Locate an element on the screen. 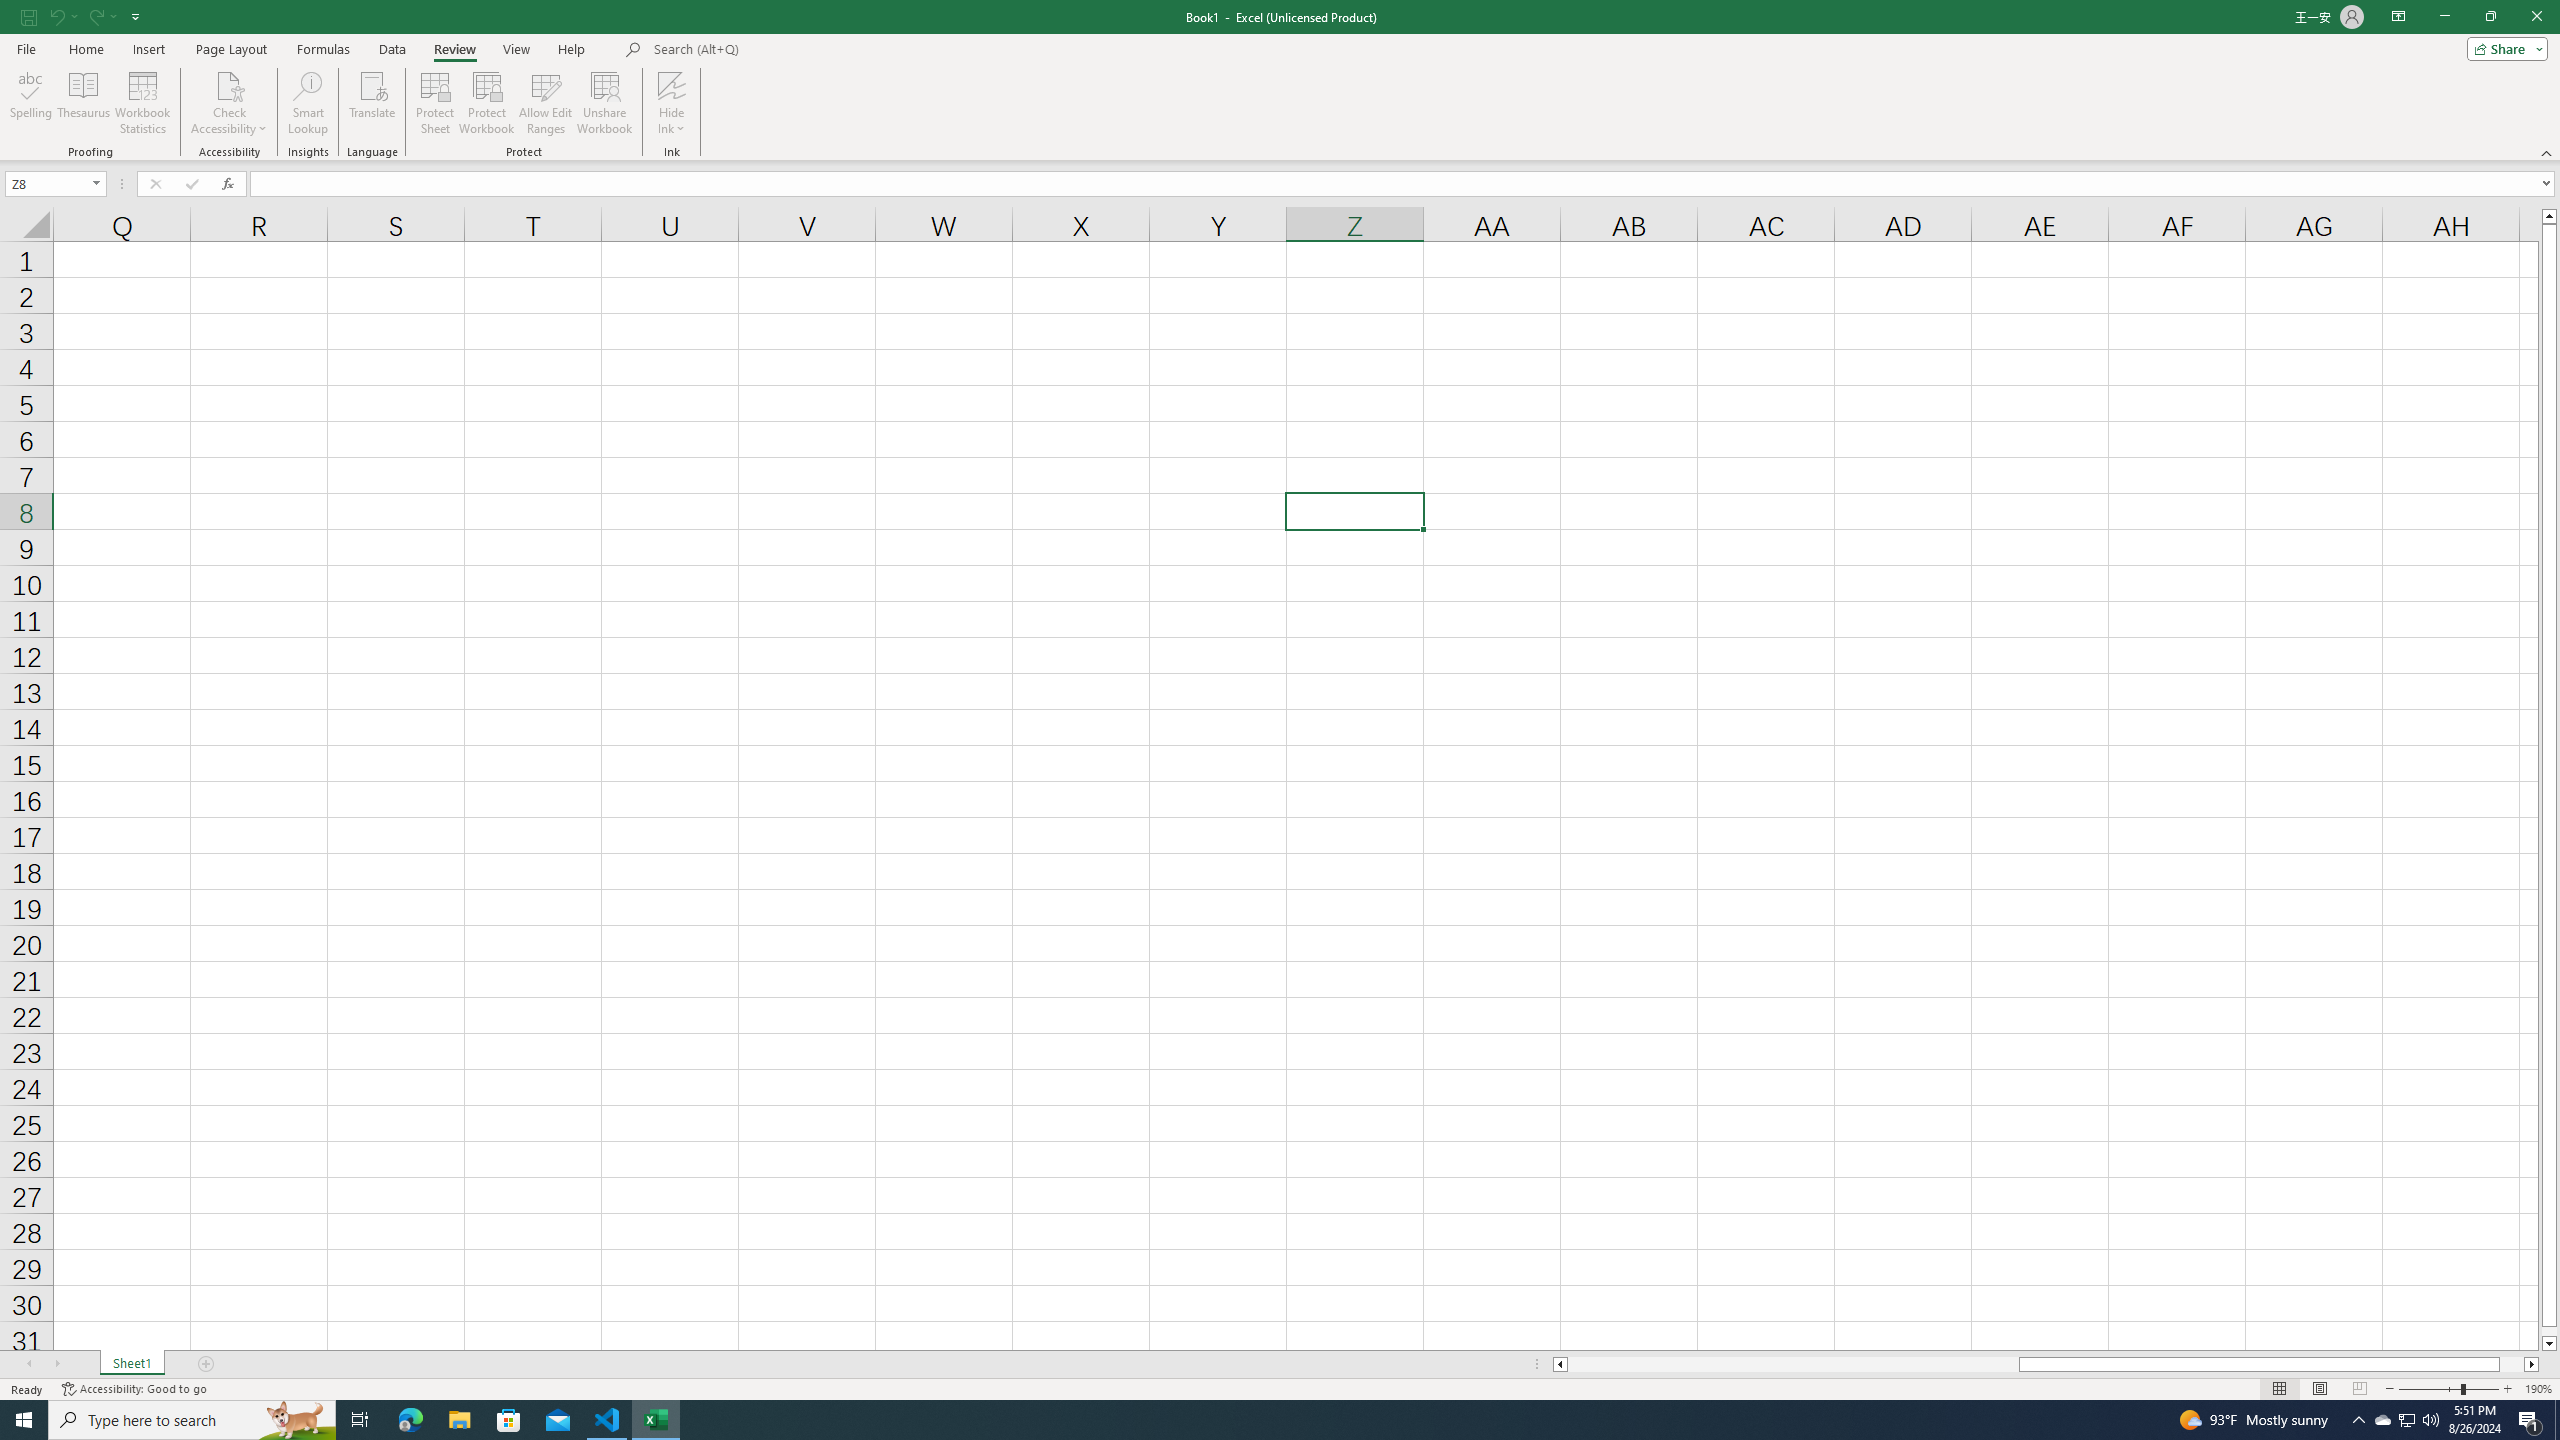 Image resolution: width=2560 pixels, height=1440 pixels. 'Allow Edit Ranges' is located at coordinates (546, 103).